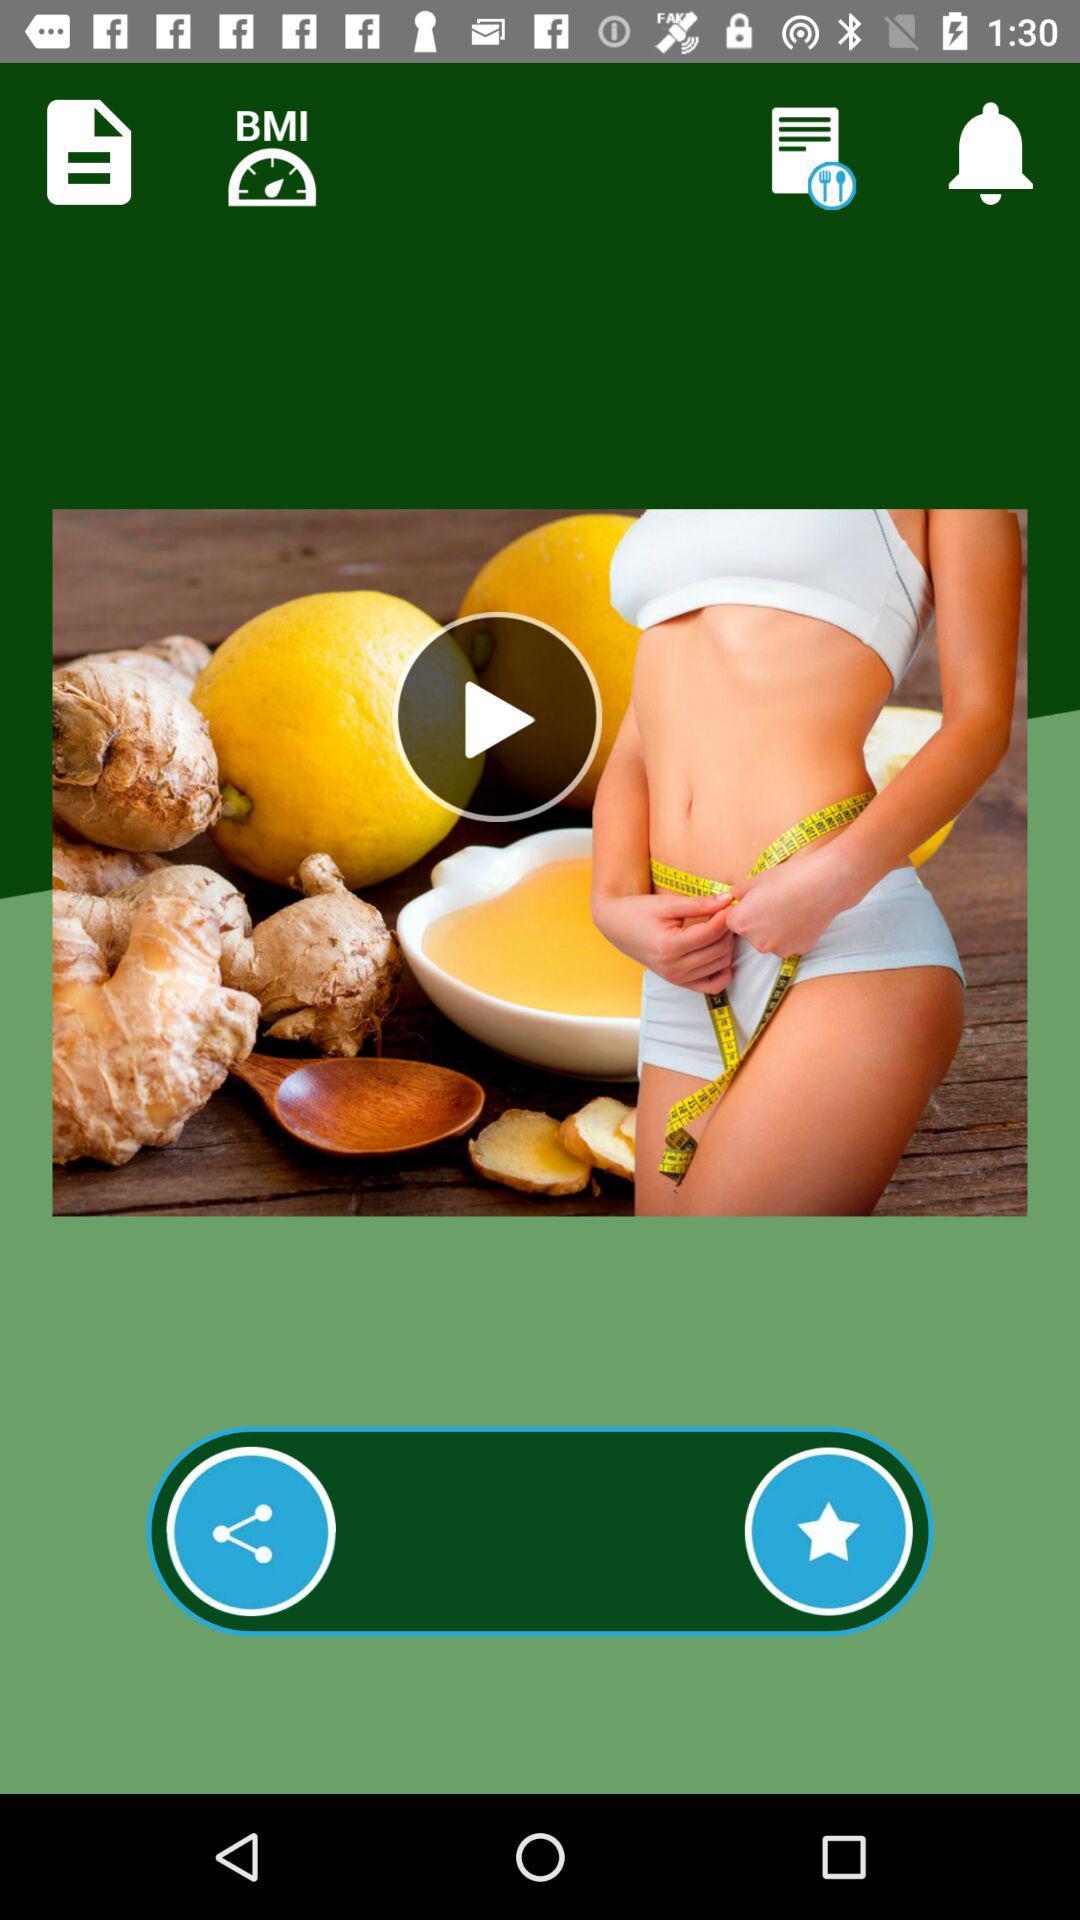 The width and height of the screenshot is (1080, 1920). Describe the element at coordinates (828, 1530) in the screenshot. I see `favourite` at that location.